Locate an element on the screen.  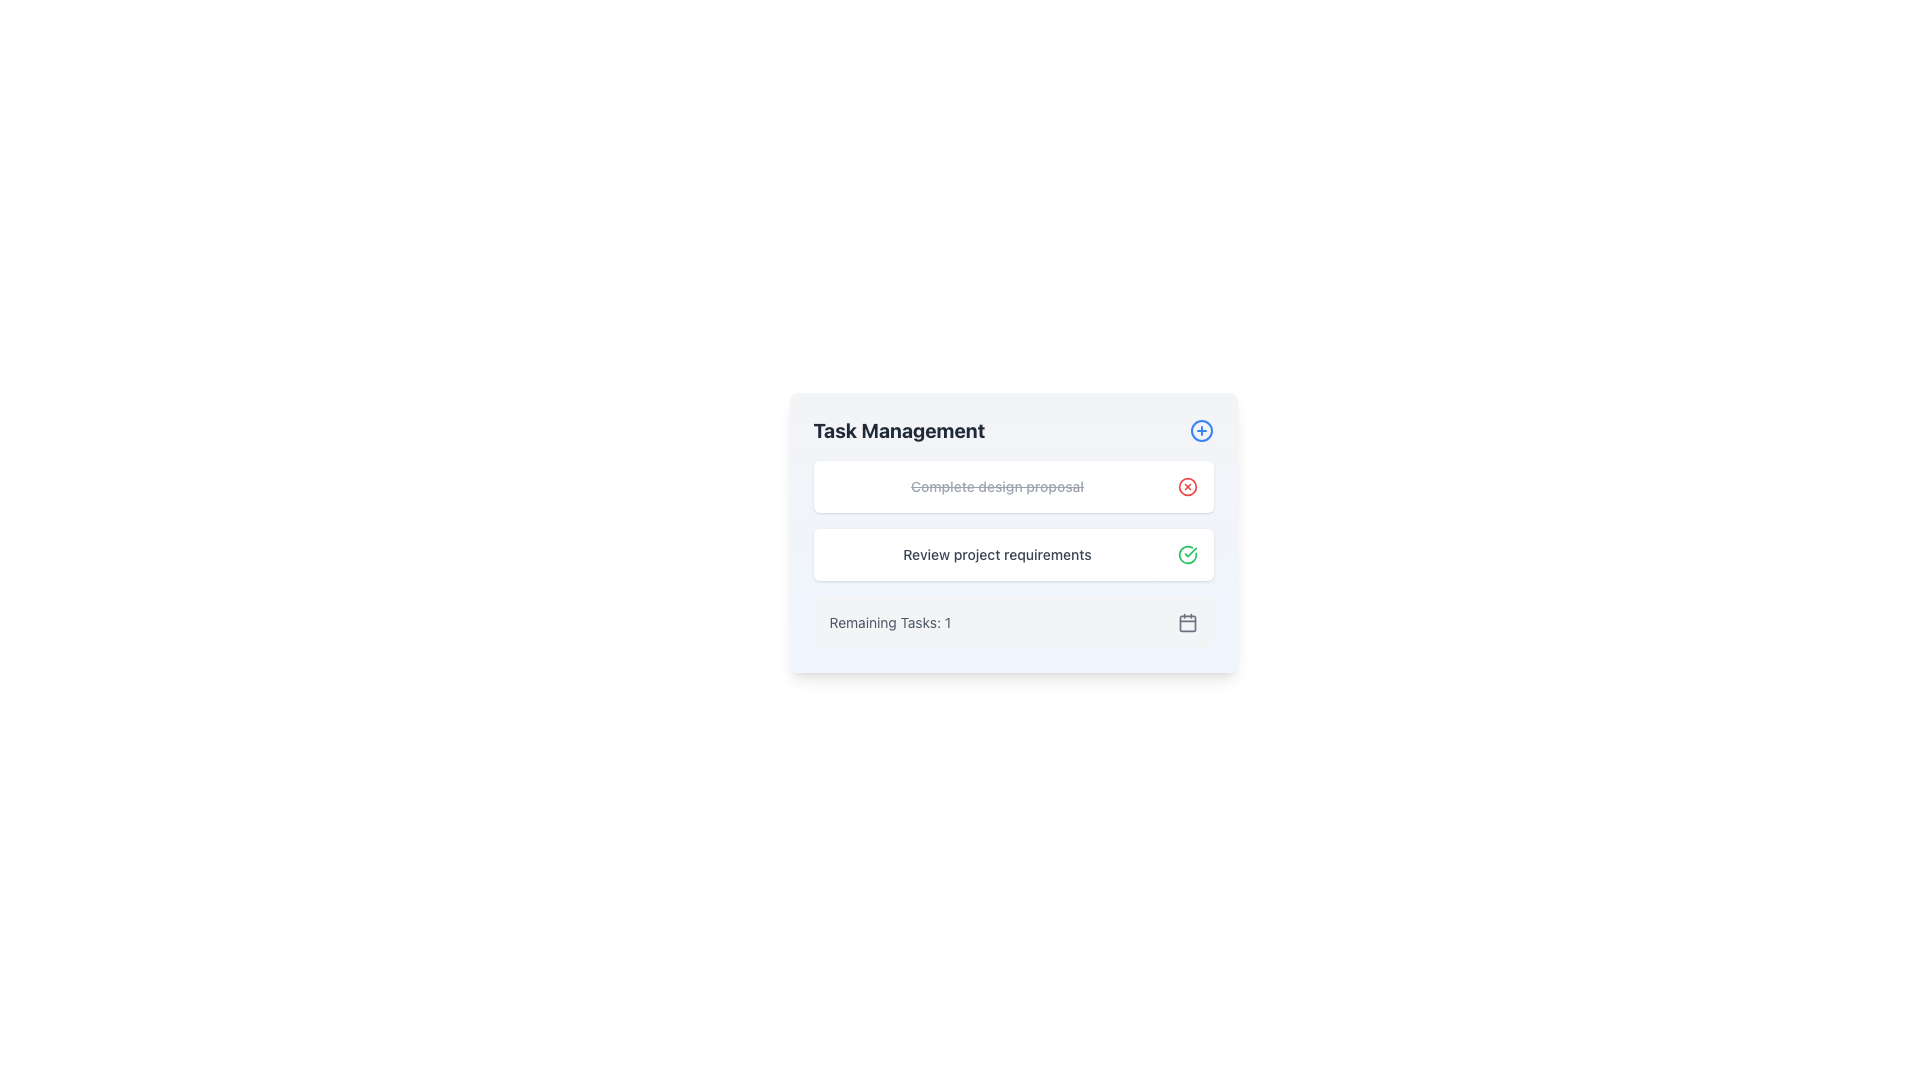
the text 'Remaining Tasks: 1' on the Informational card located in the Task Management section is located at coordinates (1013, 622).